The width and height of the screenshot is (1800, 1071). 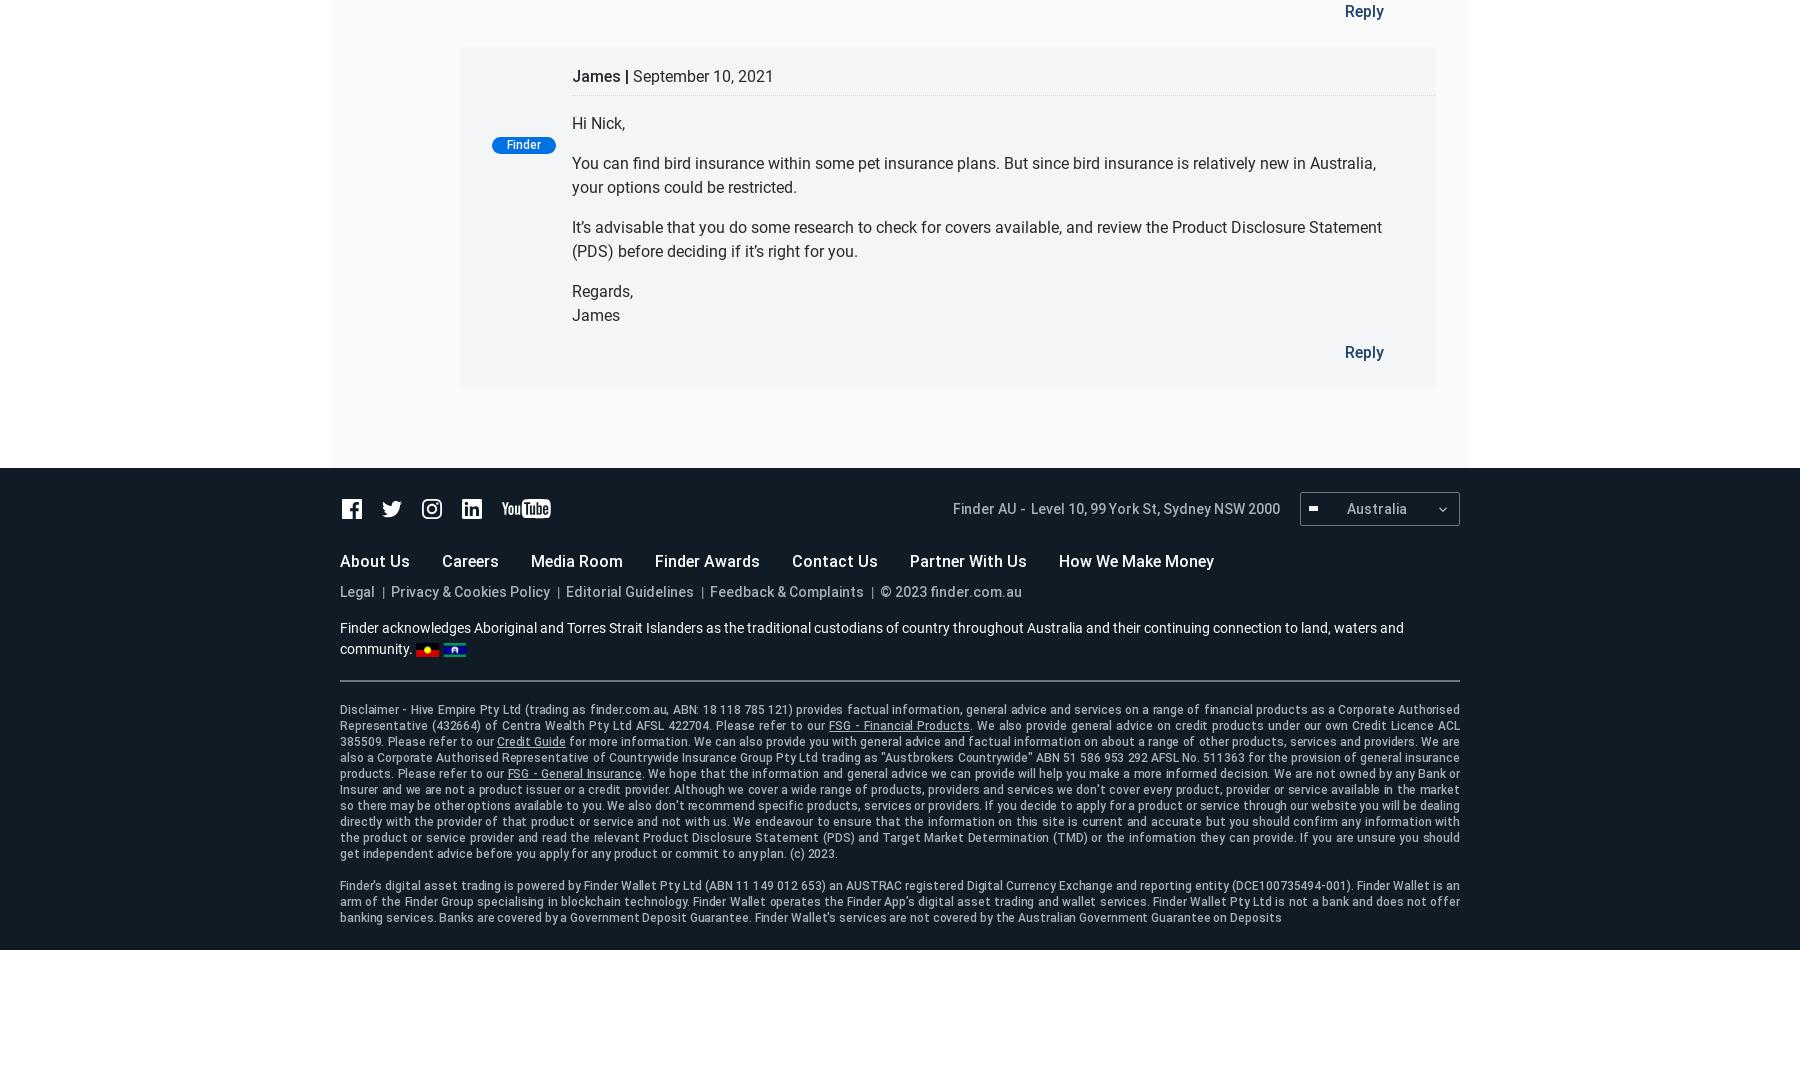 What do you see at coordinates (574, 772) in the screenshot?
I see `'FSG - General Insurance'` at bounding box center [574, 772].